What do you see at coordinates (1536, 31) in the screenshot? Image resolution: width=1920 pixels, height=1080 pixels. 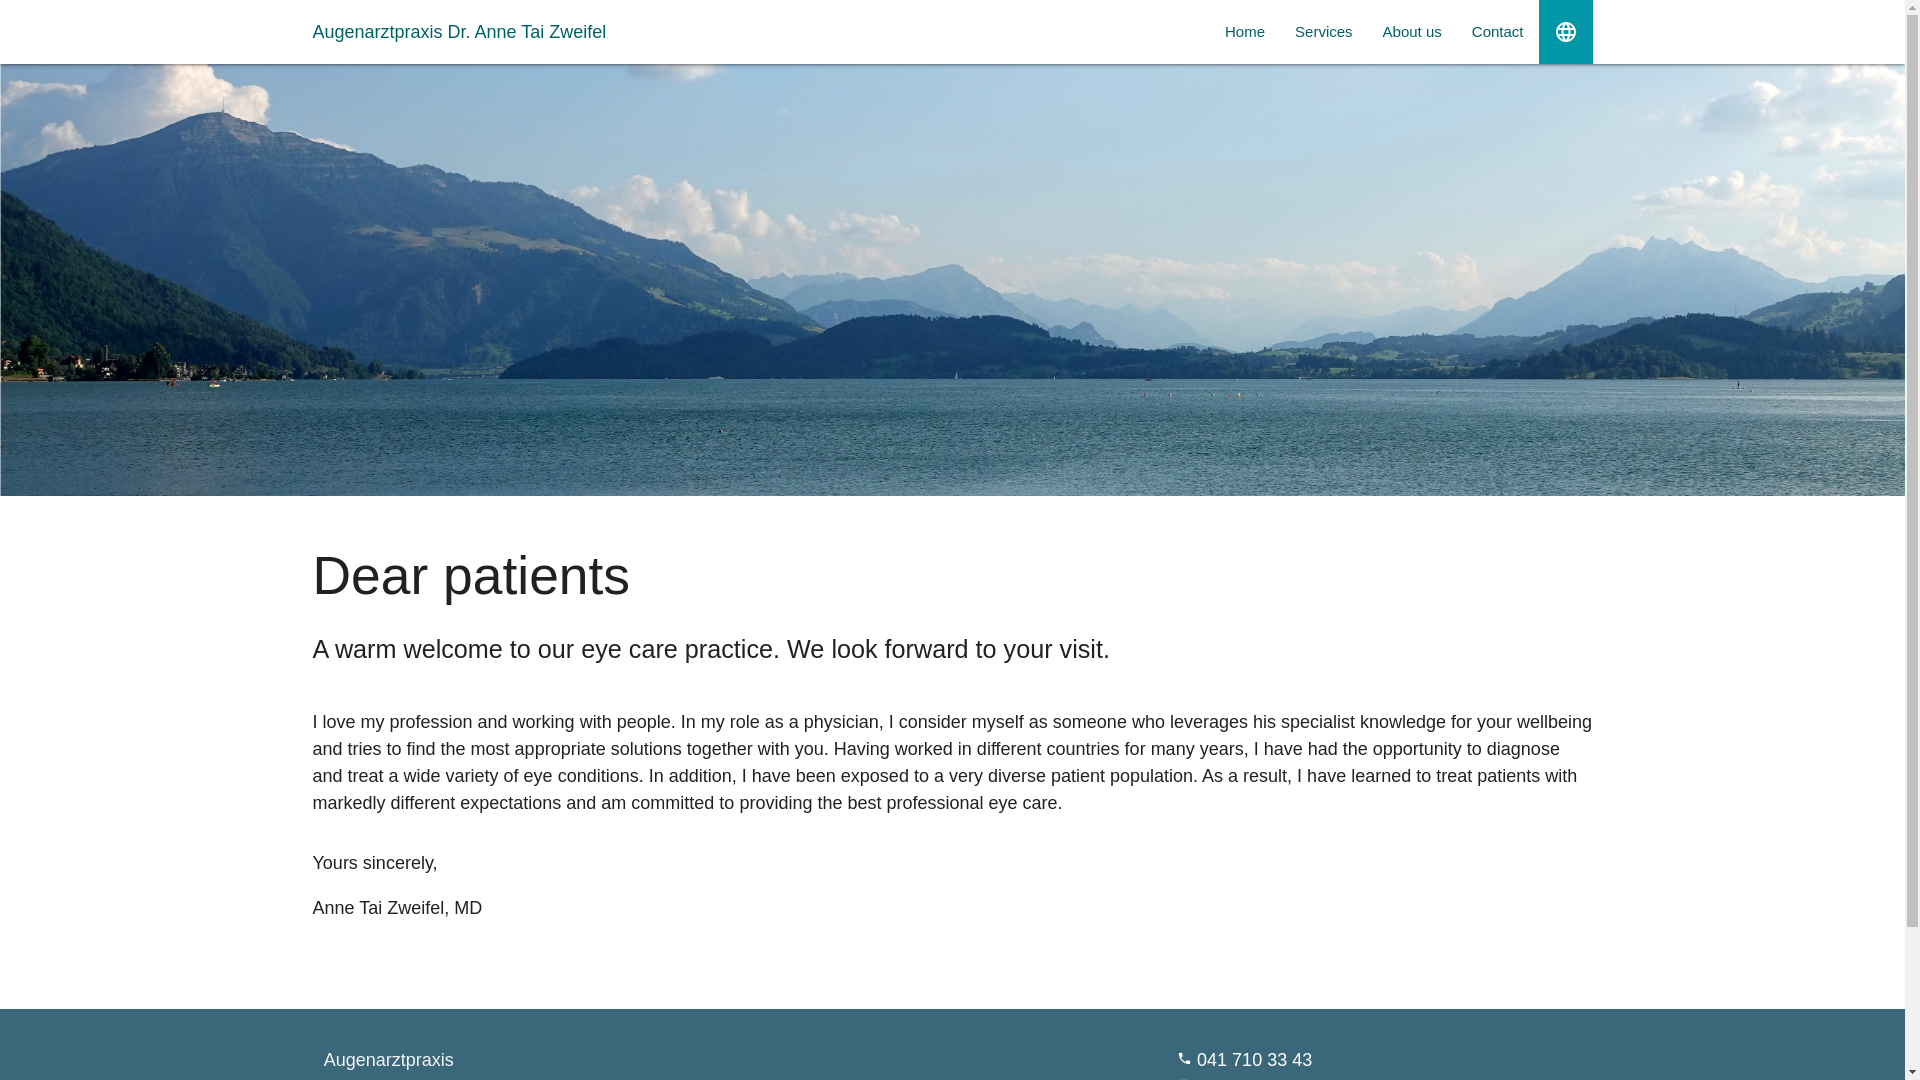 I see `'language'` at bounding box center [1536, 31].